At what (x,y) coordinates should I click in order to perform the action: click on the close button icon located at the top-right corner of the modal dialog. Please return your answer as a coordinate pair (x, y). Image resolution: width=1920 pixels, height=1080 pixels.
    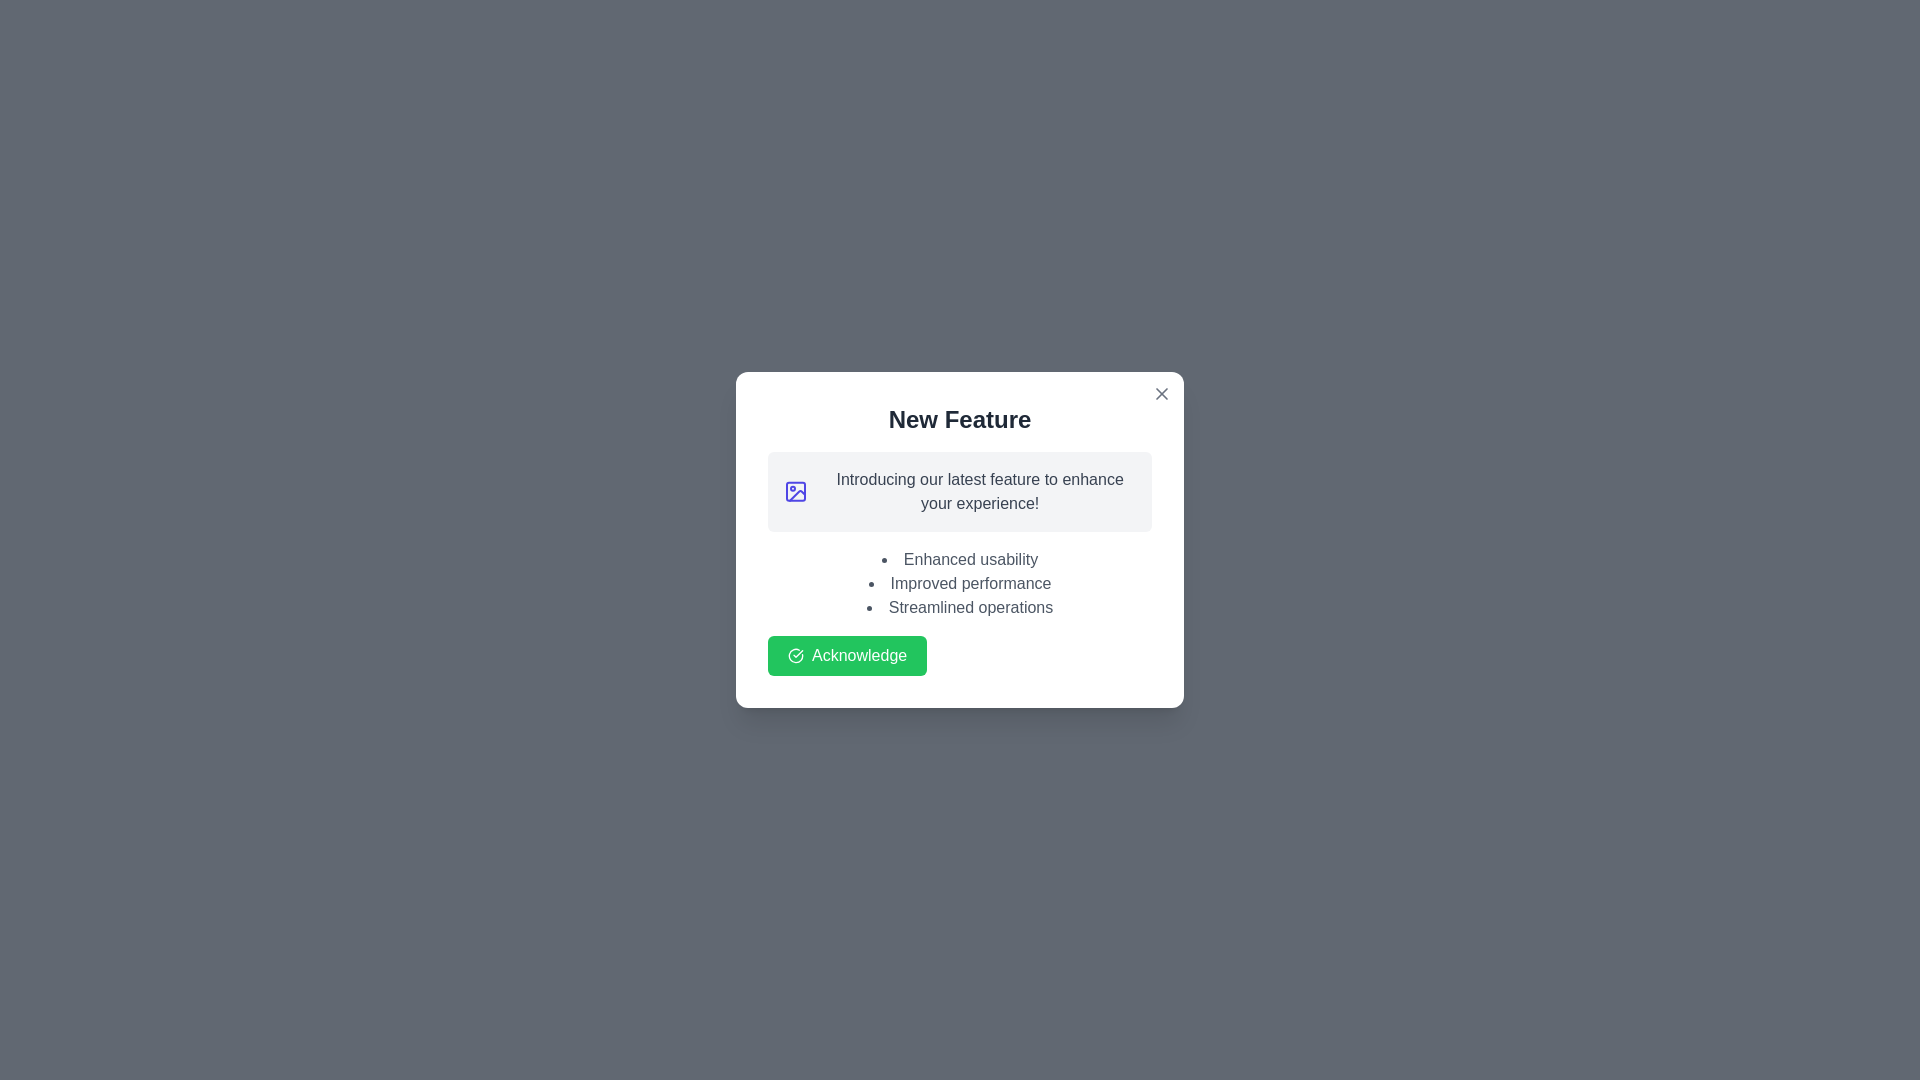
    Looking at the image, I should click on (1161, 393).